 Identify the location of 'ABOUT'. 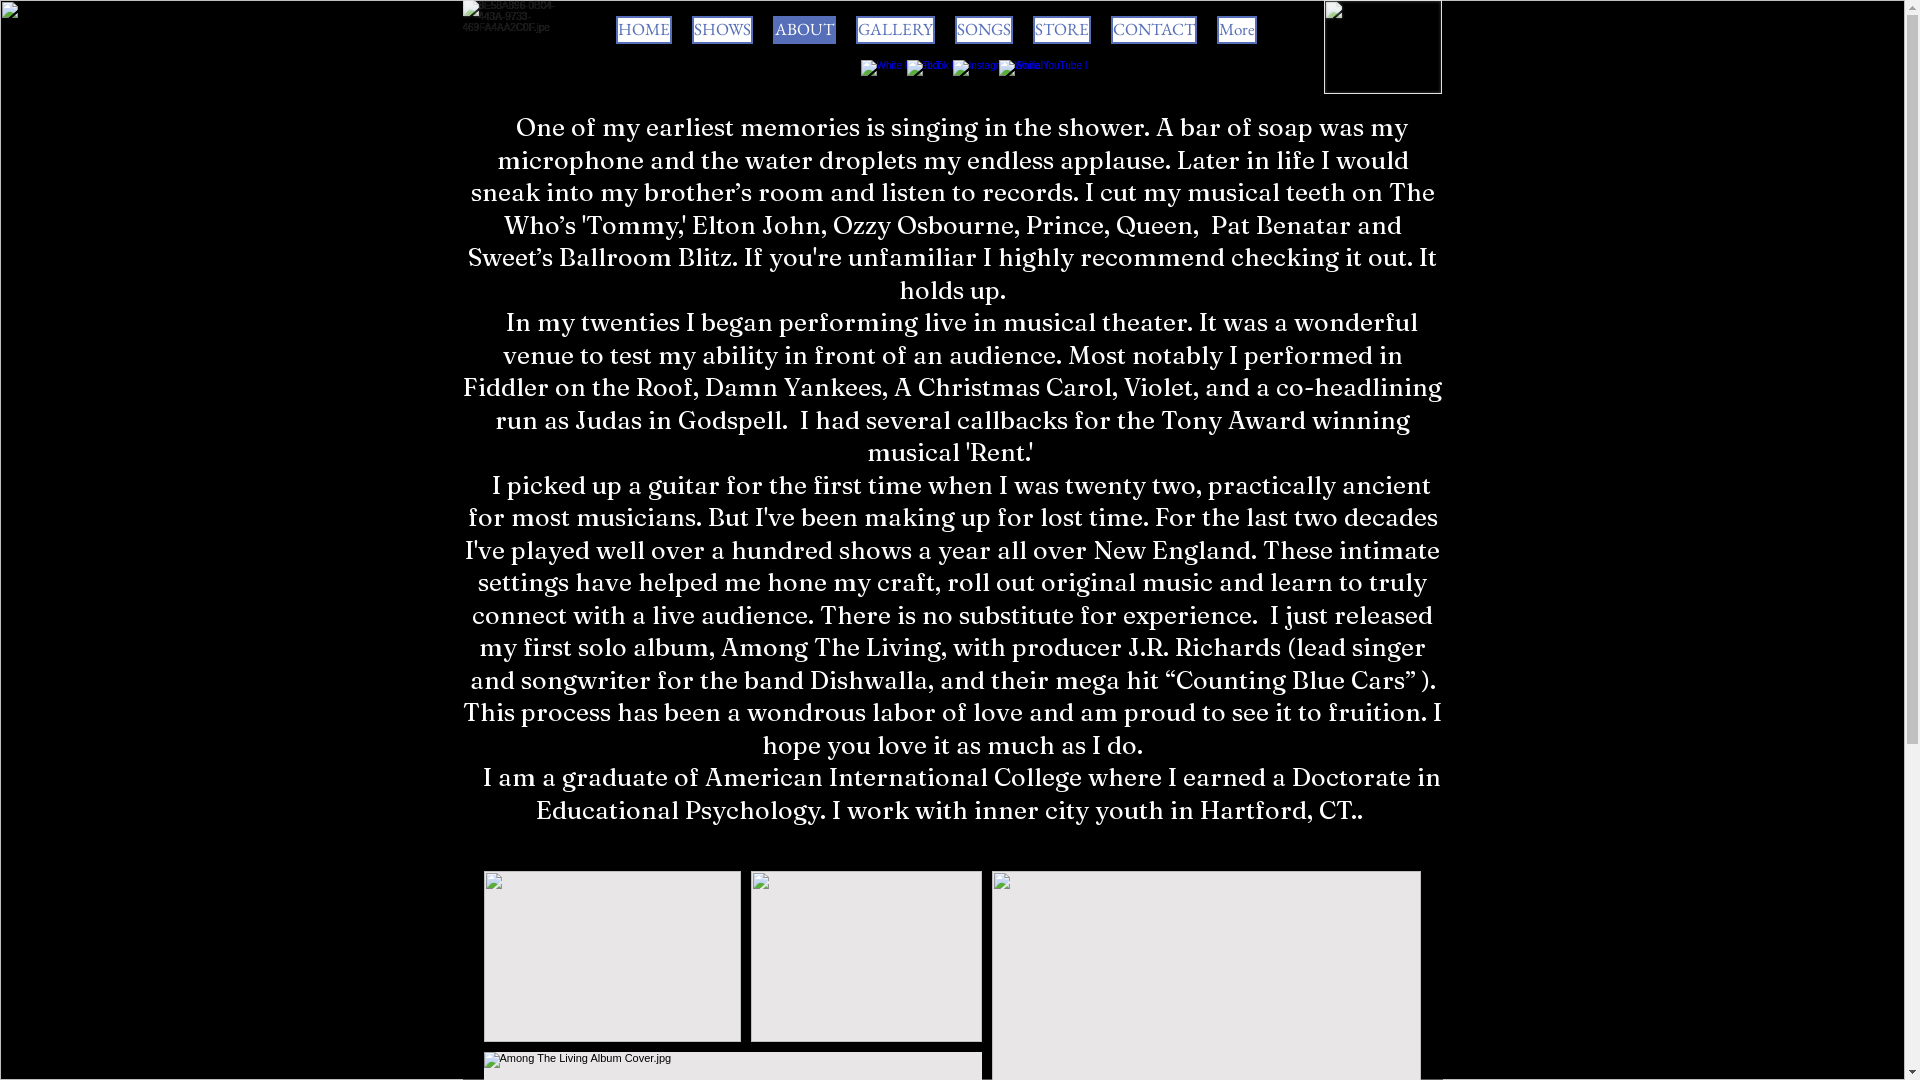
(804, 30).